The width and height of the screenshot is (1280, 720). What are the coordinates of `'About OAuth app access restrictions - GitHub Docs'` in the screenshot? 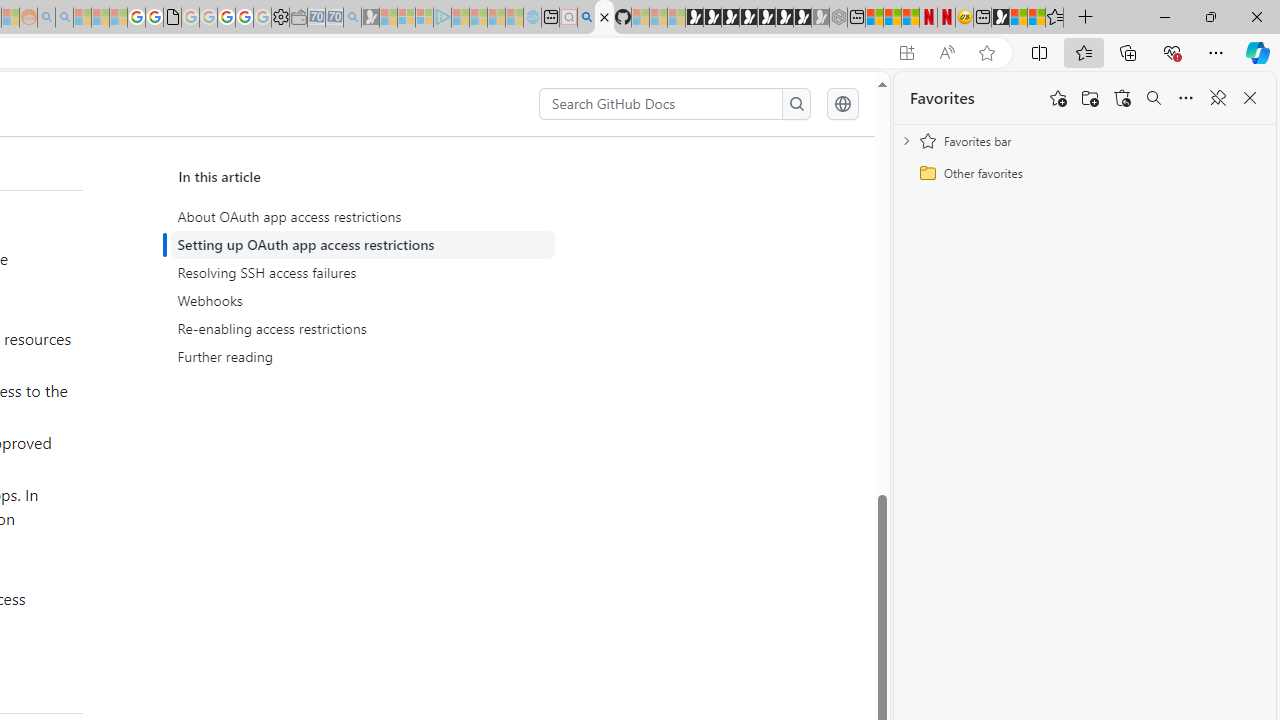 It's located at (603, 17).